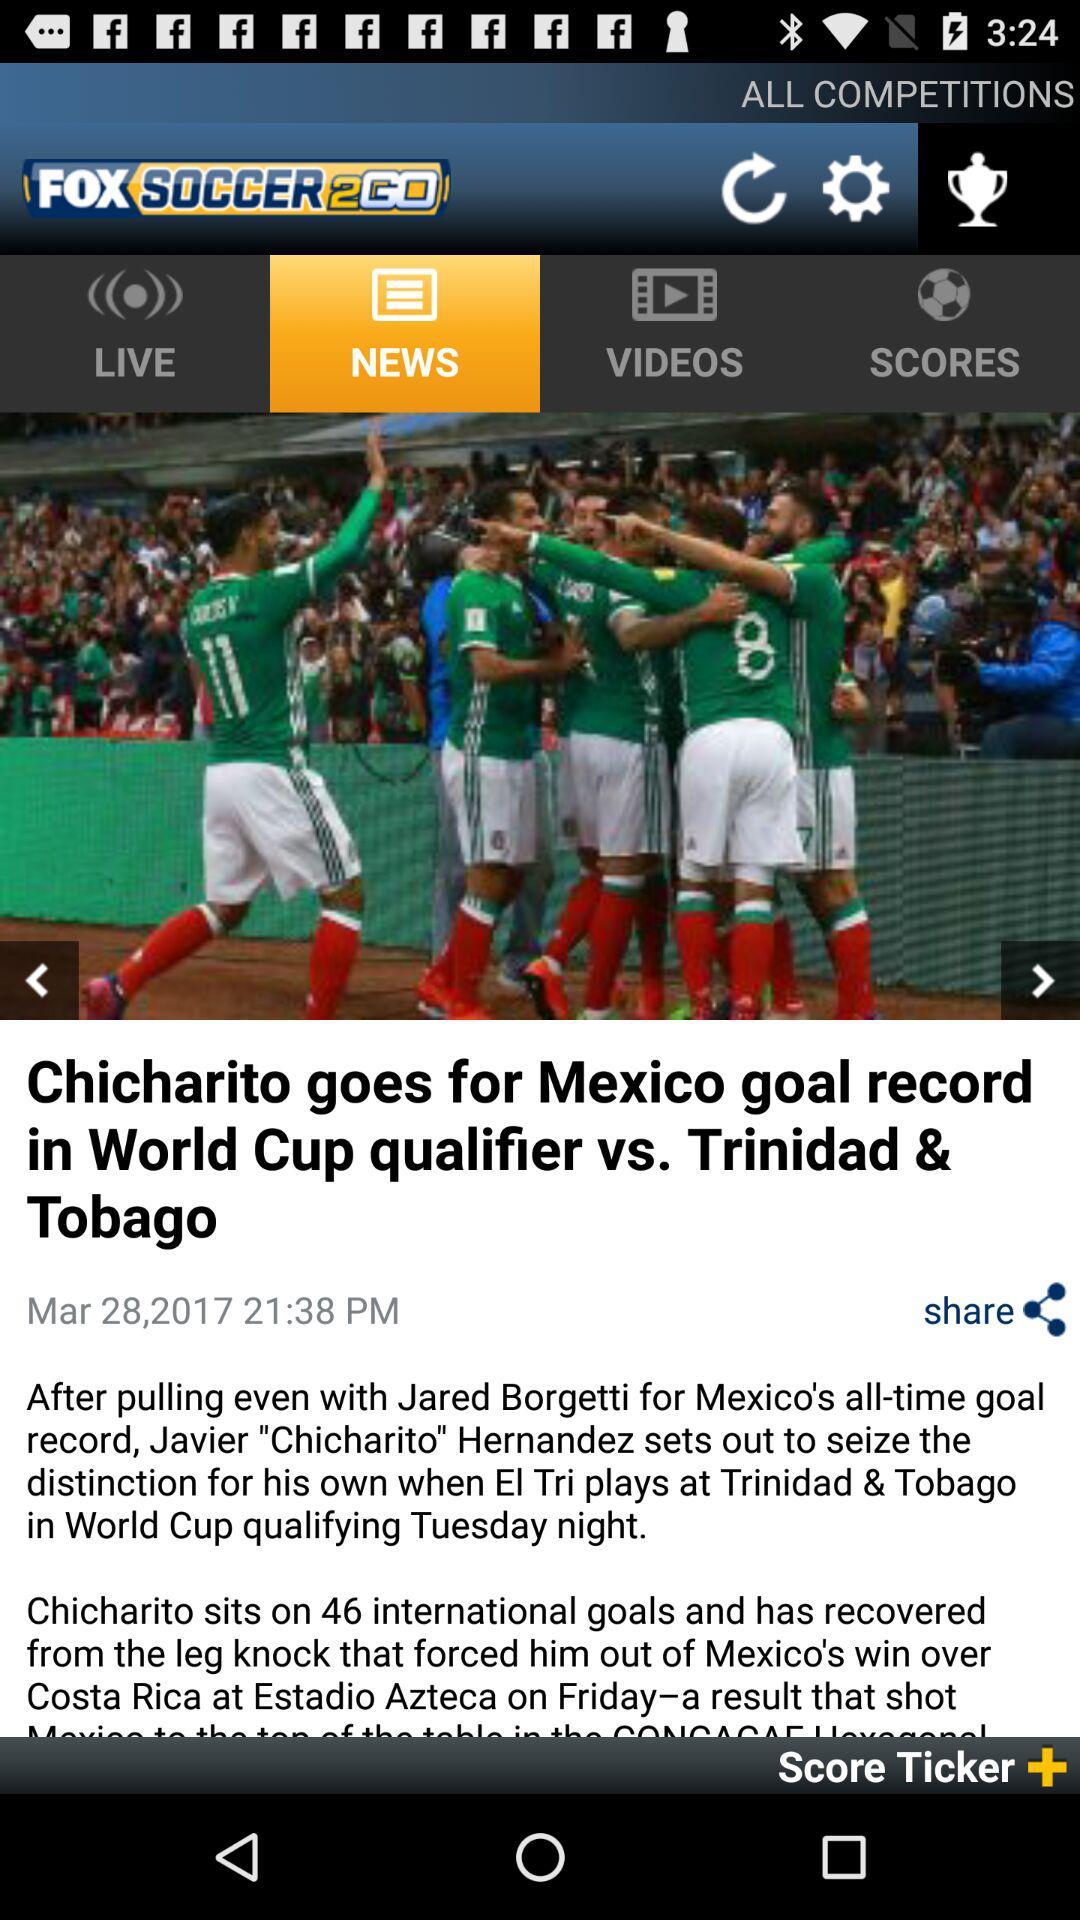  What do you see at coordinates (755, 188) in the screenshot?
I see `the item below the all competitions icon` at bounding box center [755, 188].